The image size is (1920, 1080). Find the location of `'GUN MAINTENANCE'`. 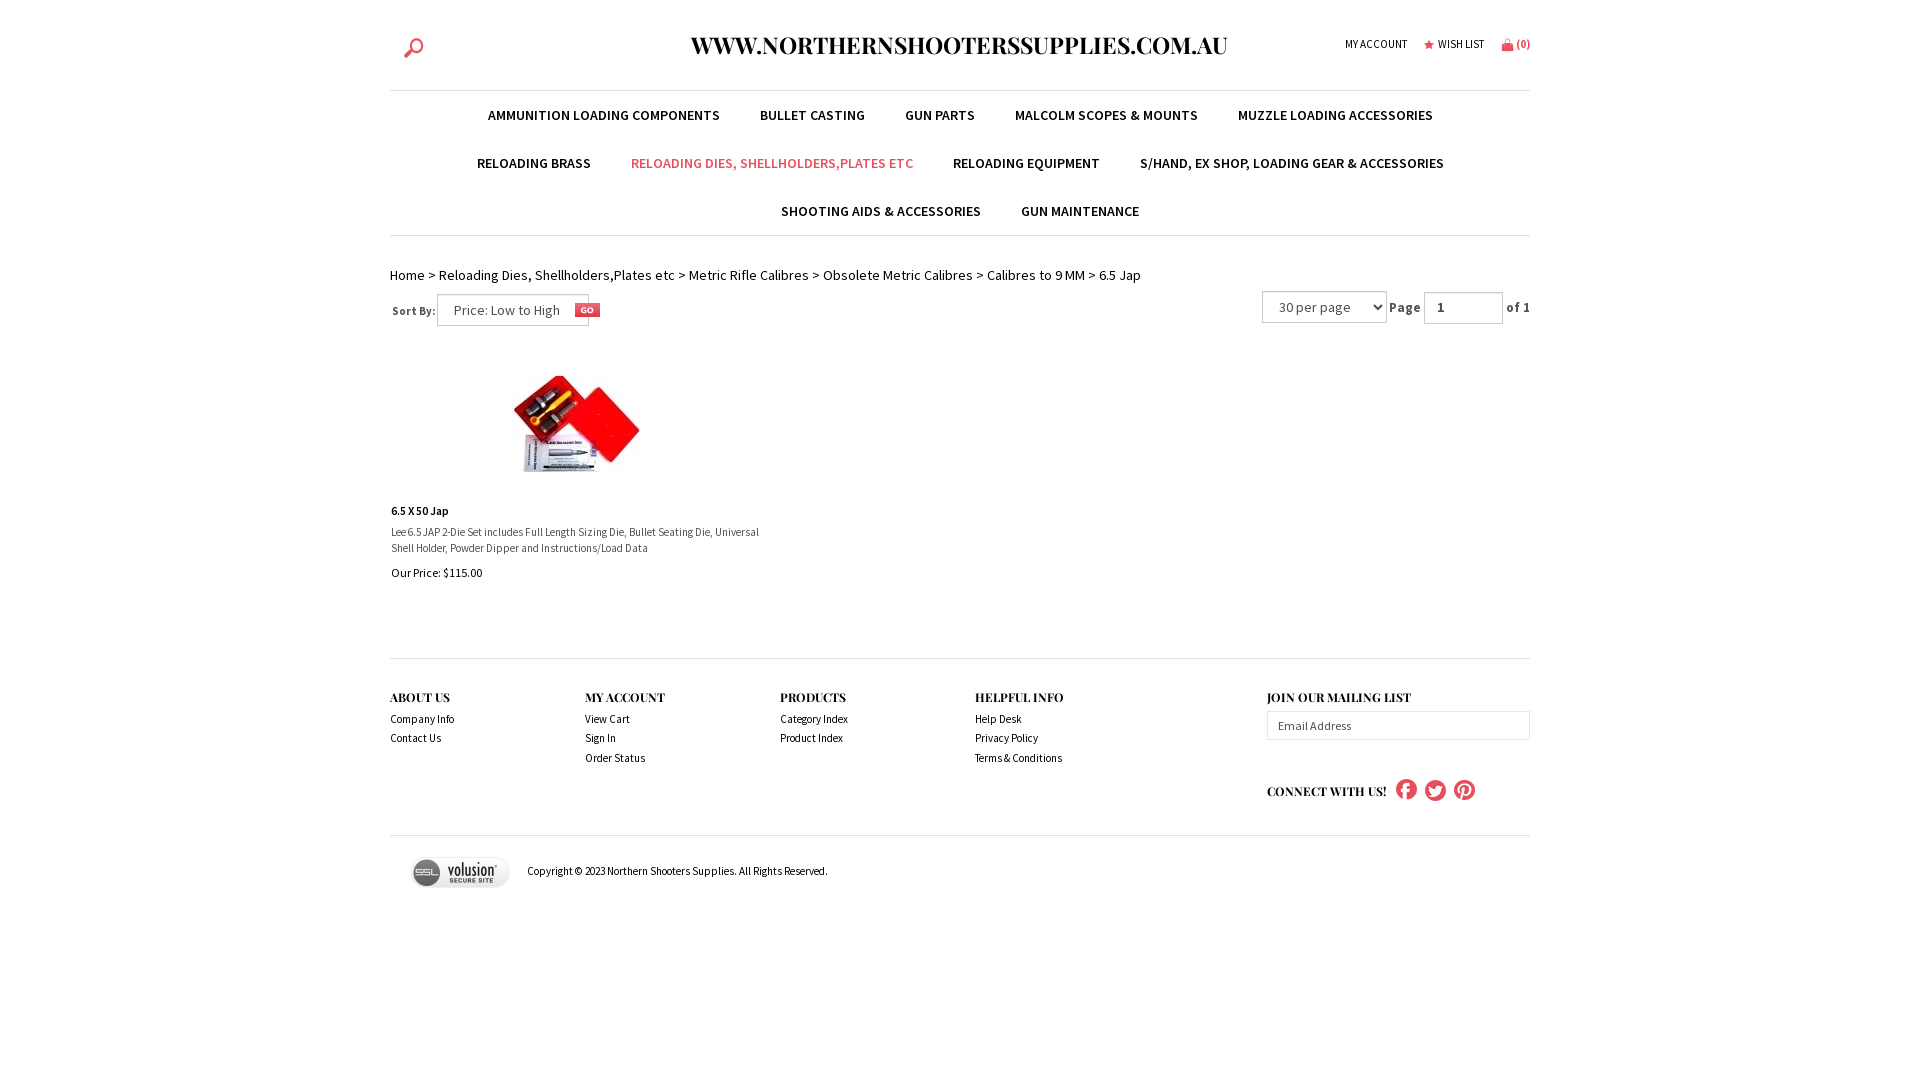

'GUN MAINTENANCE' is located at coordinates (1079, 211).